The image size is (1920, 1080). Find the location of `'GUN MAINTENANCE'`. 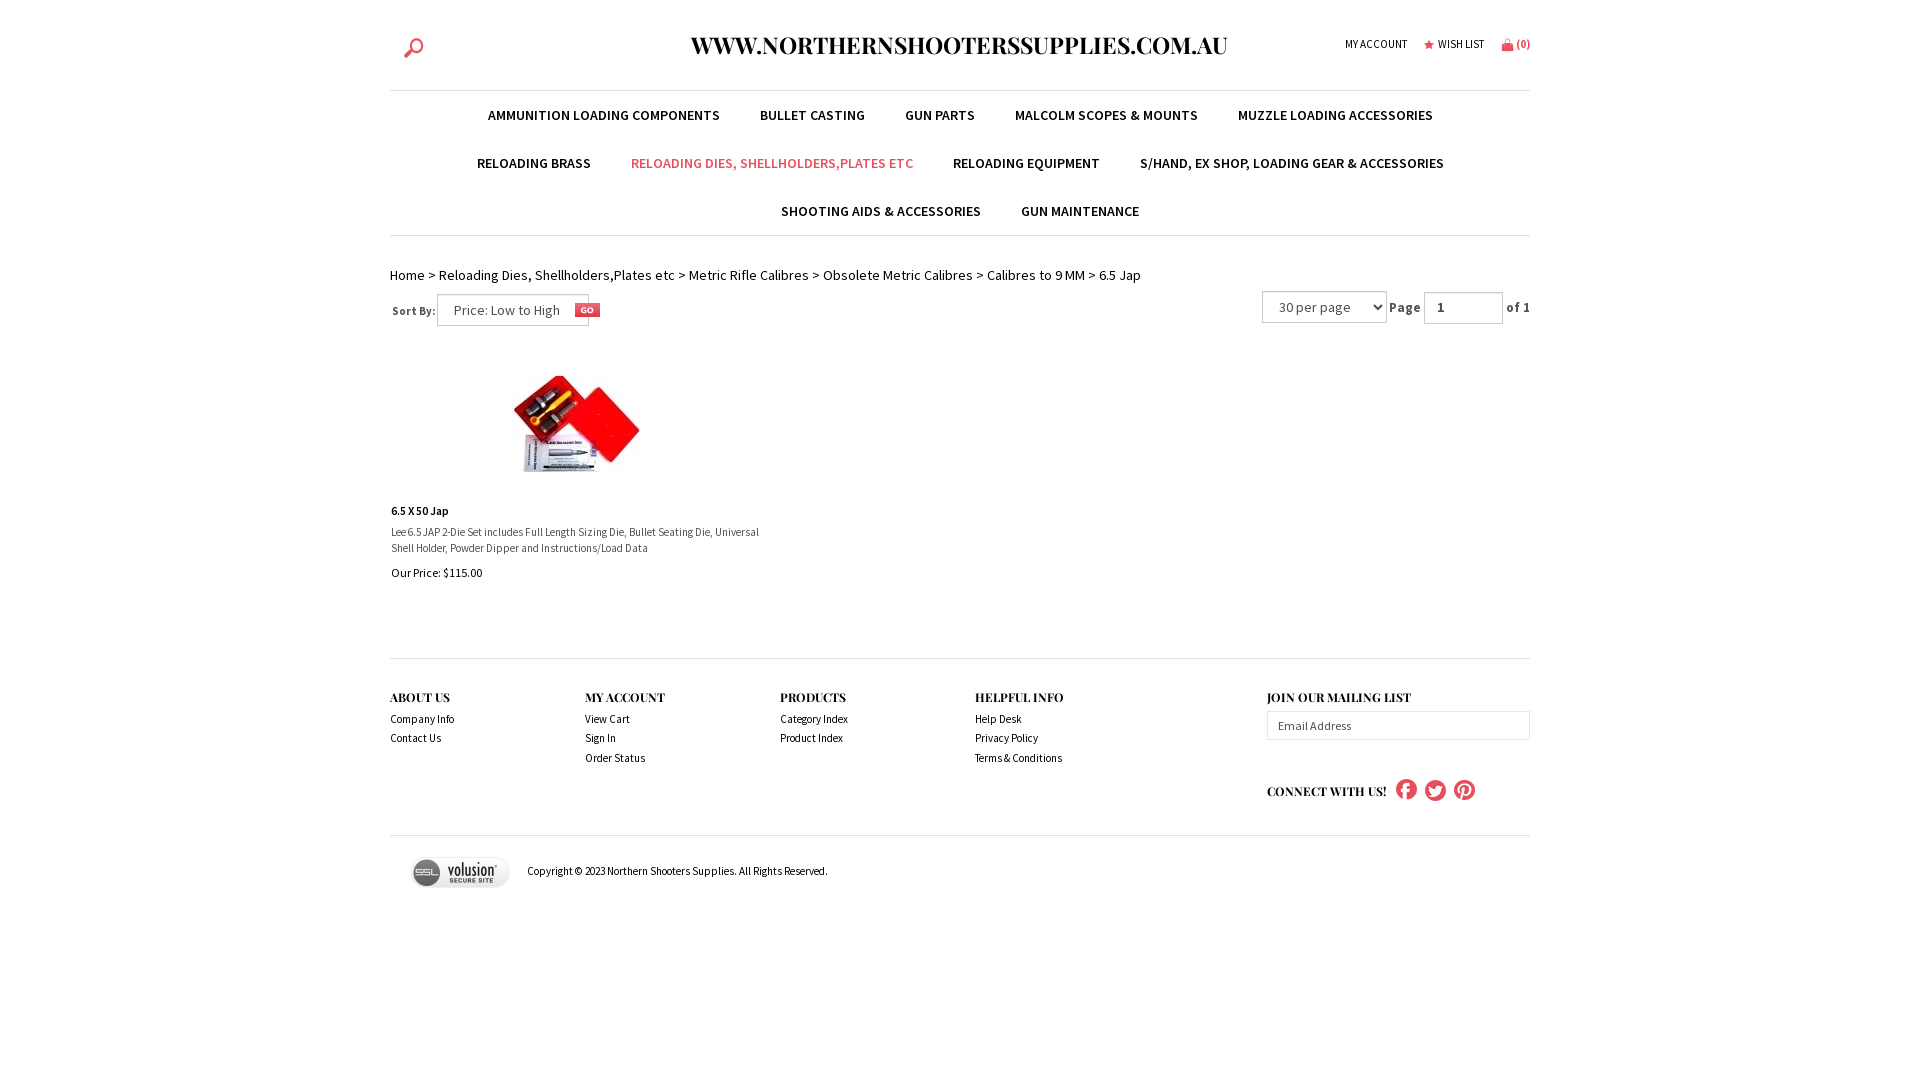

'GUN MAINTENANCE' is located at coordinates (1079, 211).